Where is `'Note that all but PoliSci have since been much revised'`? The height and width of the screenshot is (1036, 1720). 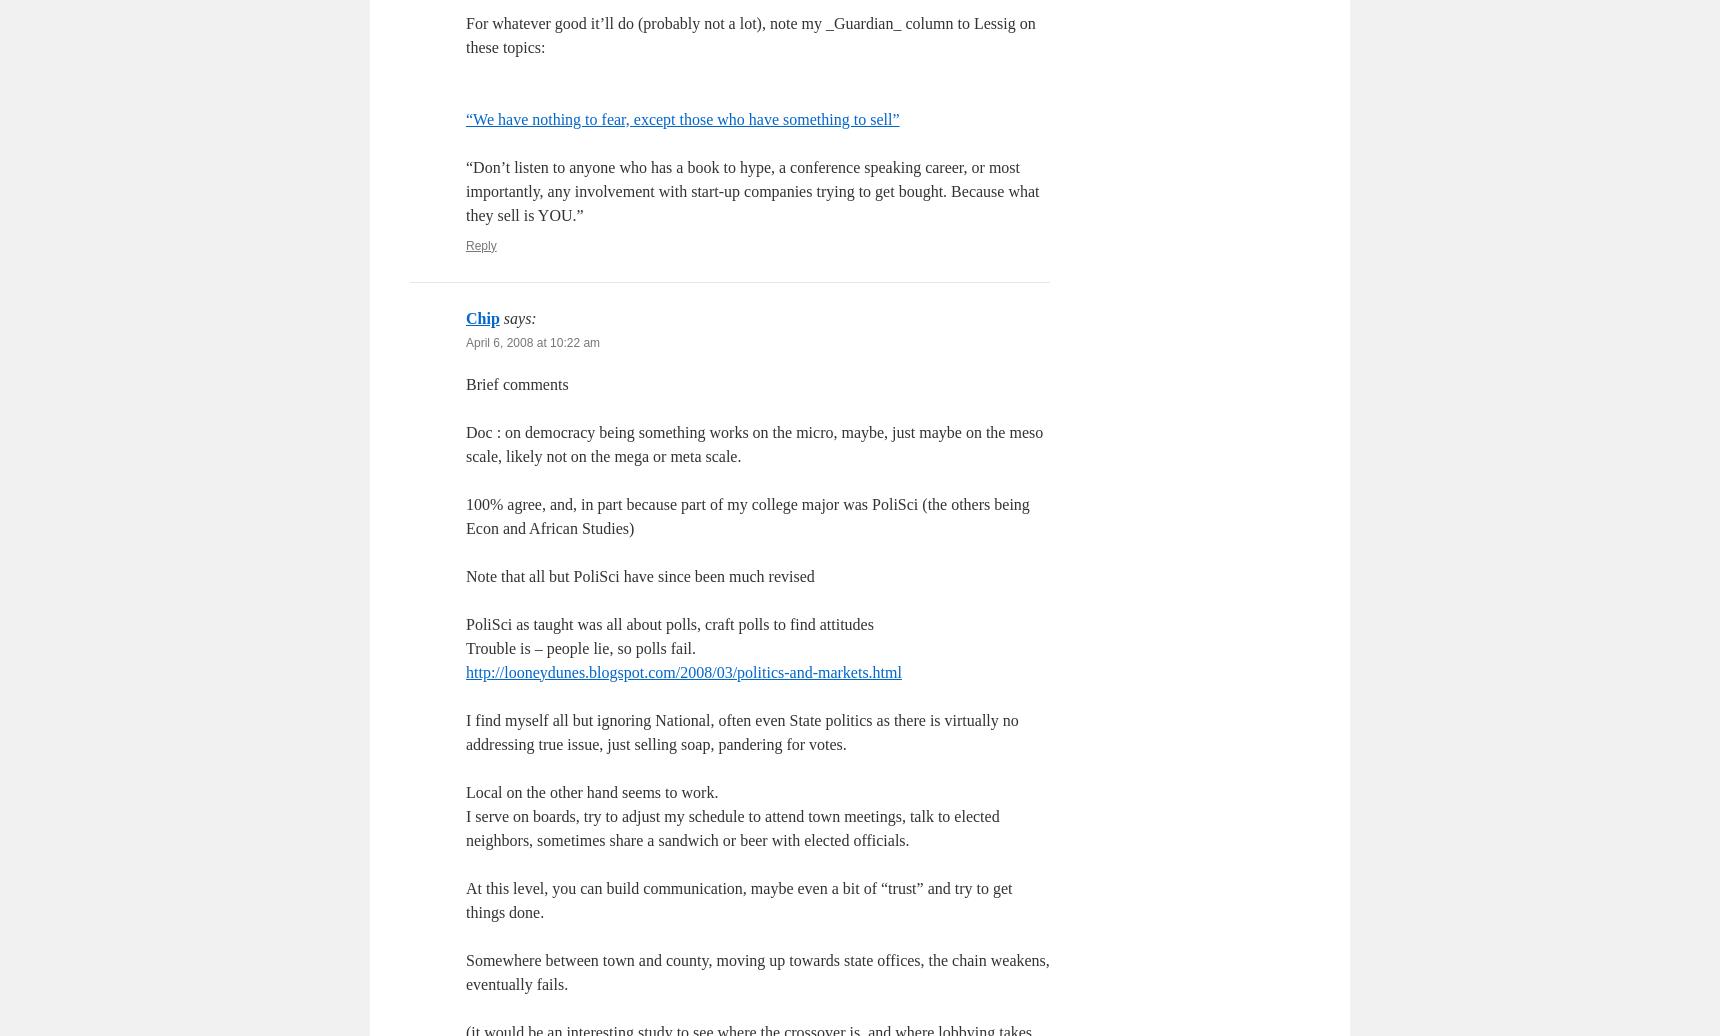
'Note that all but PoliSci have since been much revised' is located at coordinates (464, 575).